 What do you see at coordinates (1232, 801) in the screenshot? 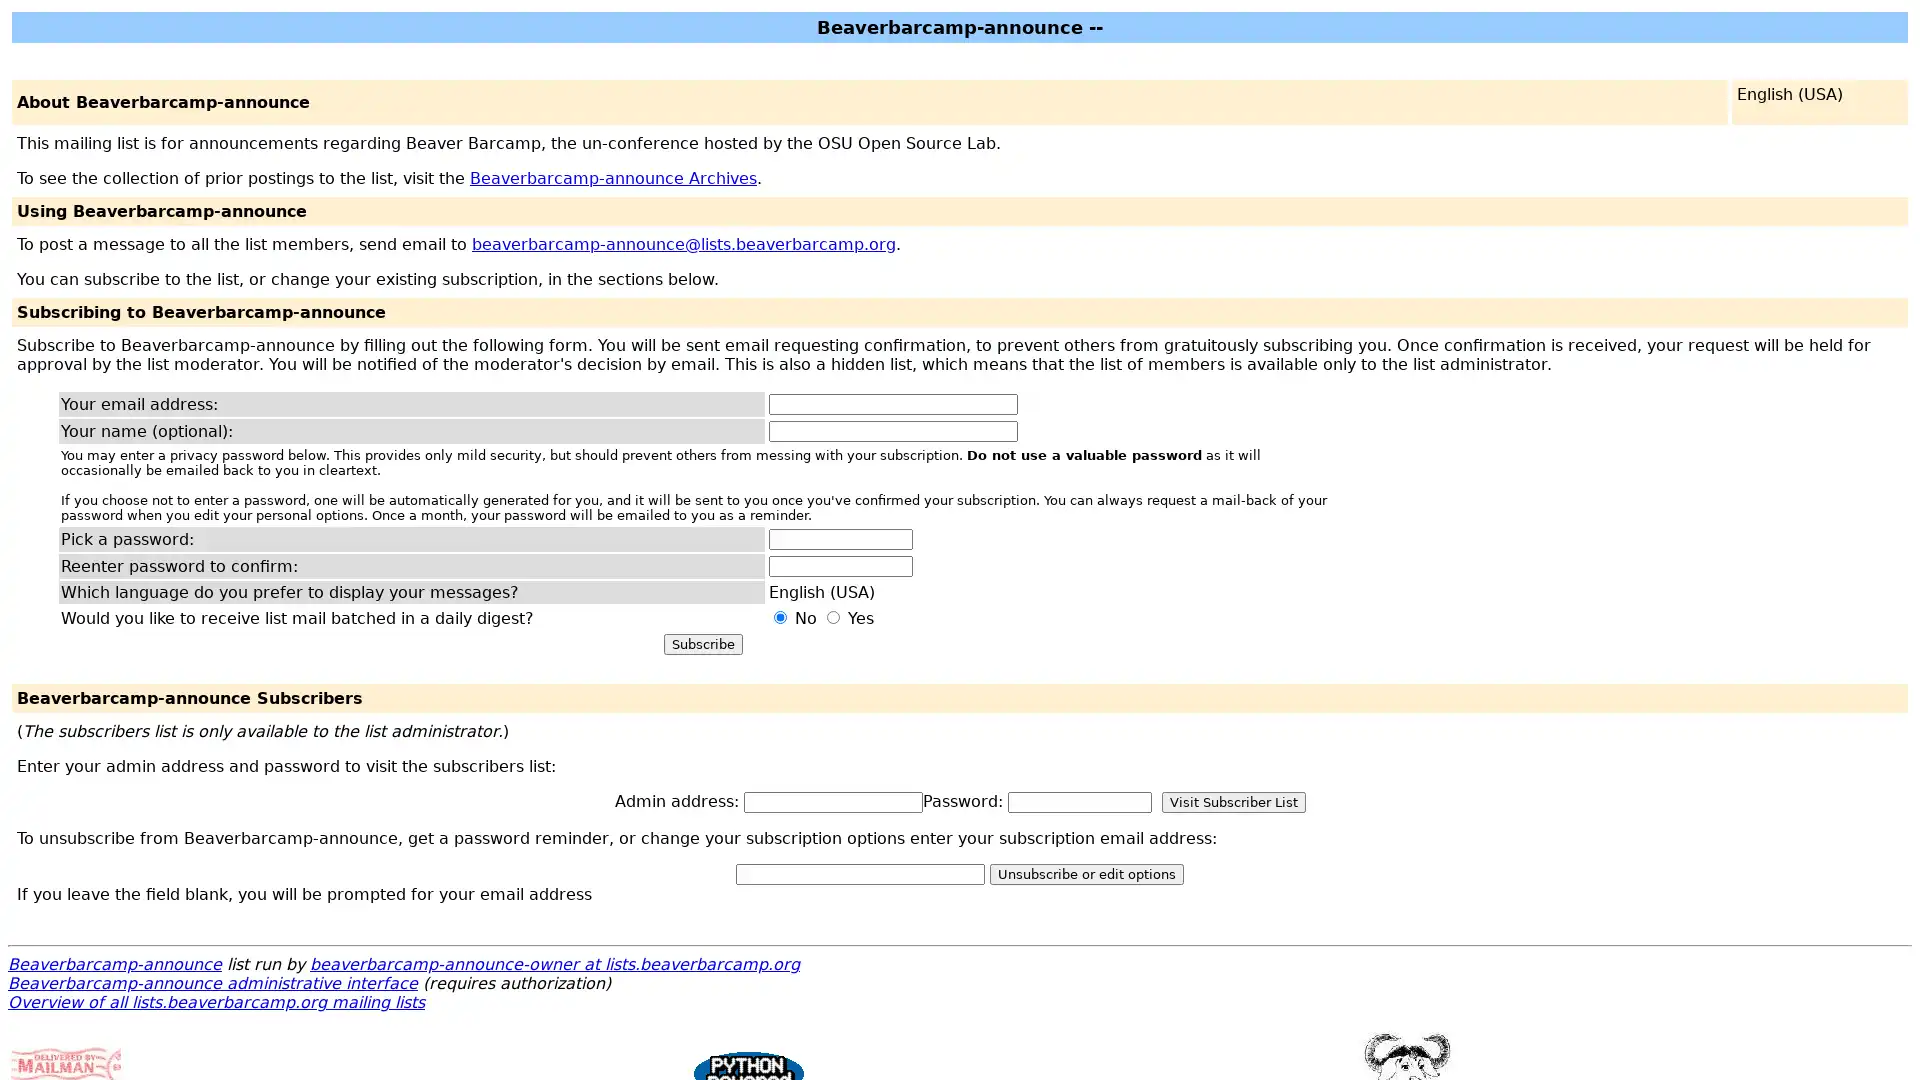
I see `Visit Subscriber List` at bounding box center [1232, 801].